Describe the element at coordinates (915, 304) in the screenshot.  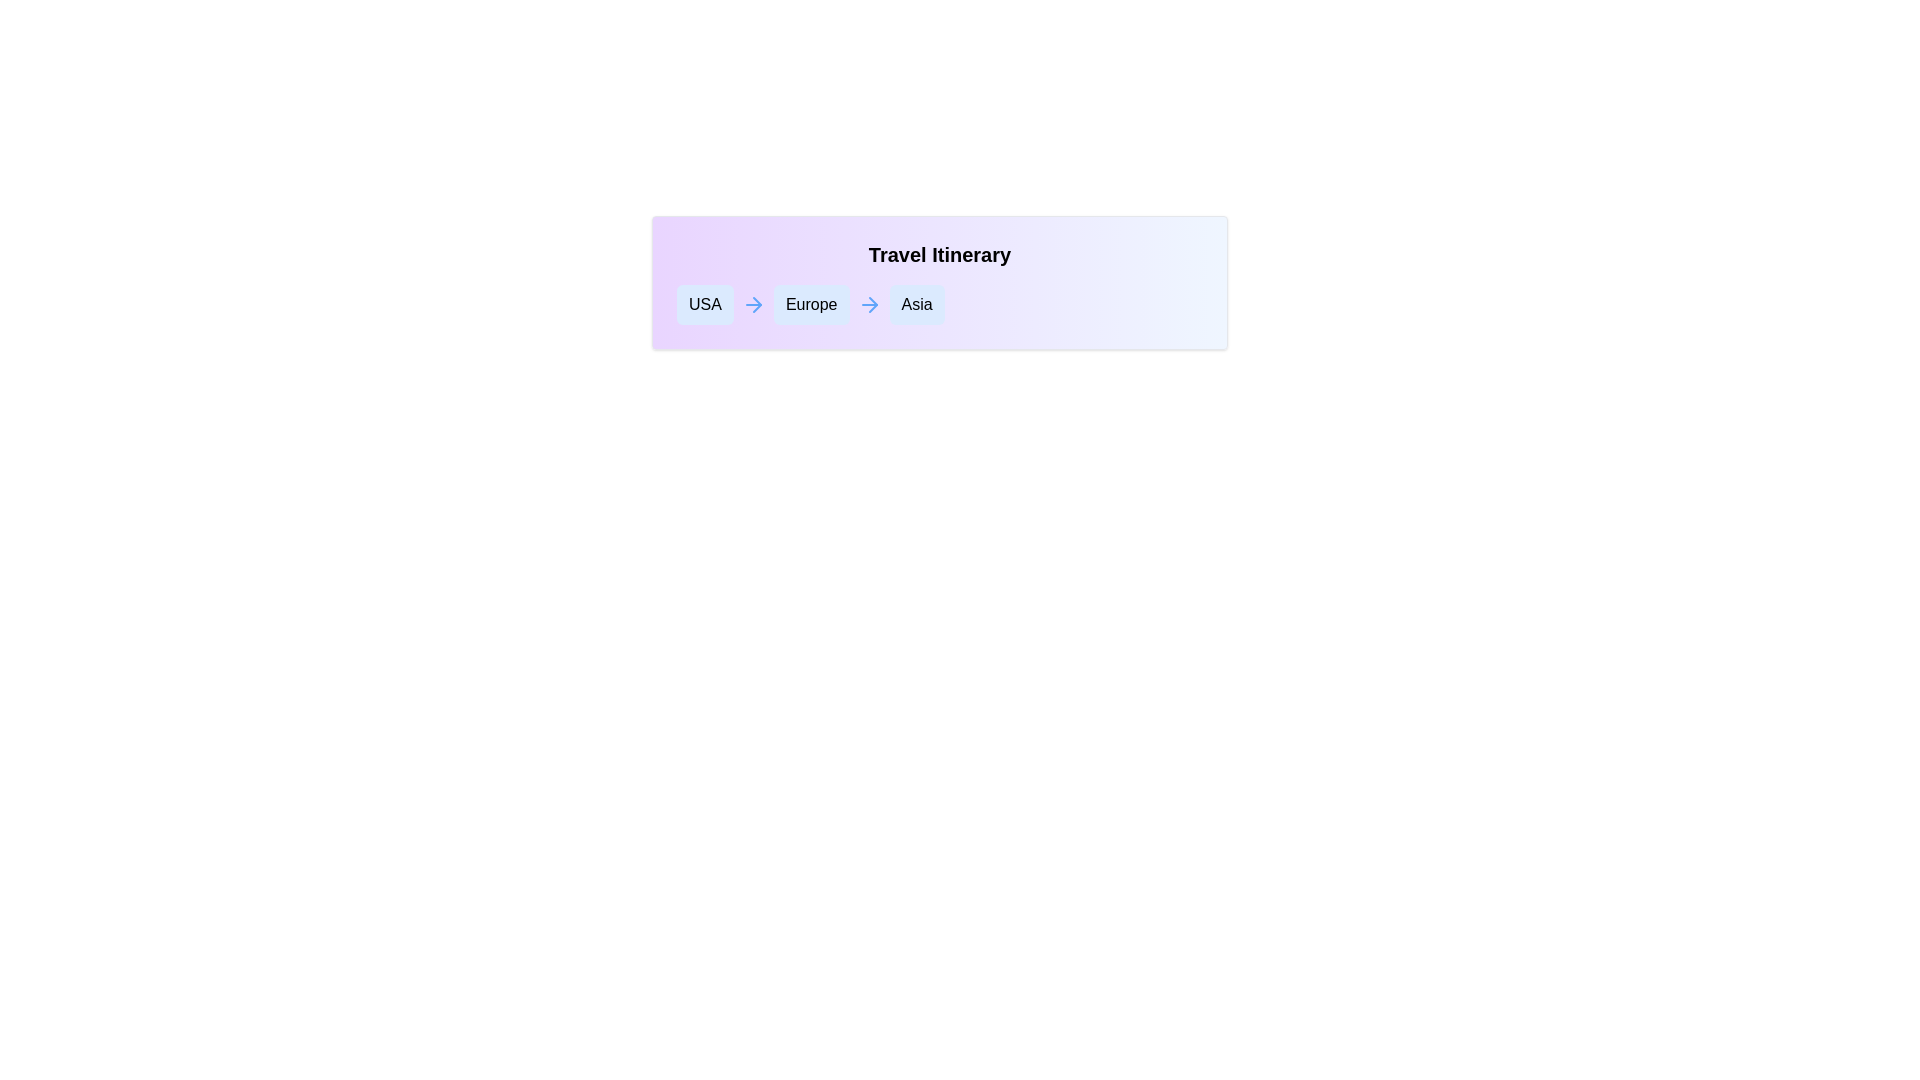
I see `the button labeled 'Asia', which is the third button in a horizontal navigation group, styled with a light blue background and rounded corners` at that location.